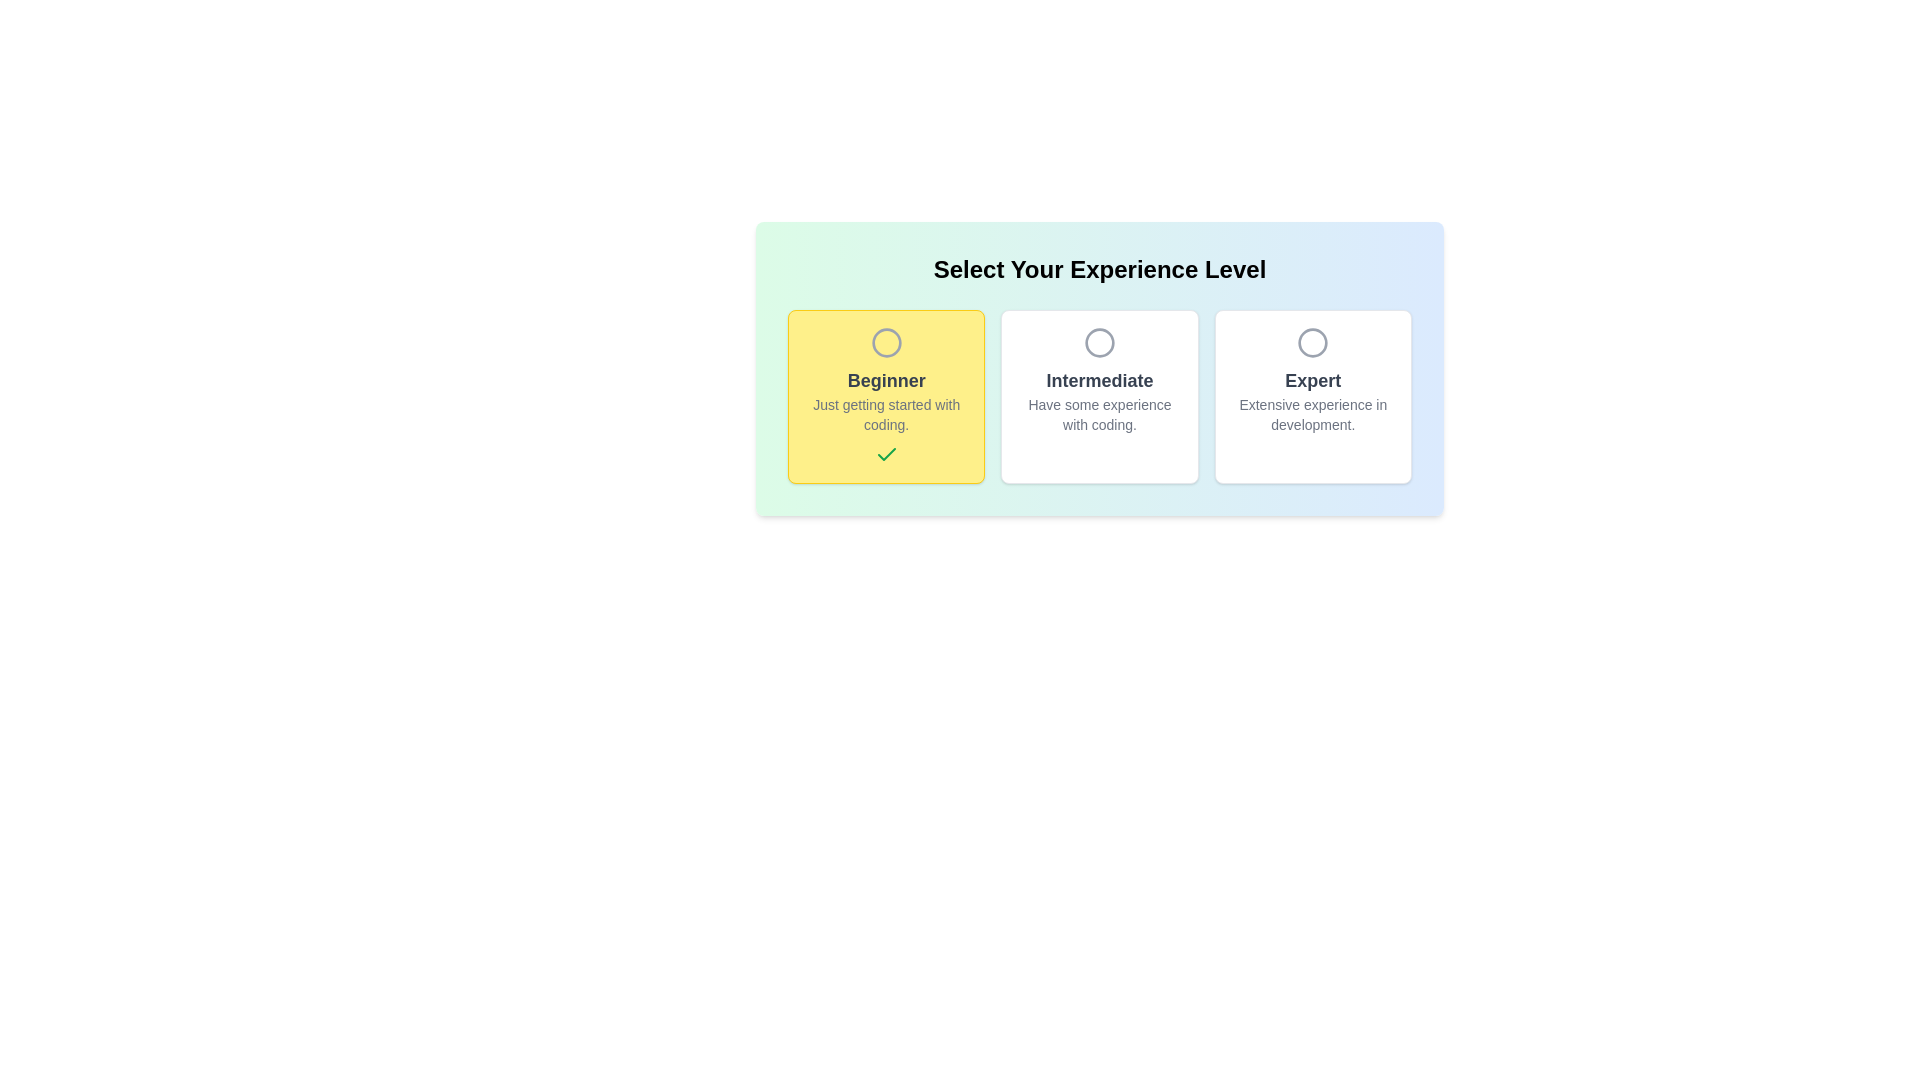 This screenshot has height=1080, width=1920. Describe the element at coordinates (1098, 414) in the screenshot. I see `text string that says 'Have some experience with coding.' which is styled in a smaller gray font and located below the heading 'Intermediate.'` at that location.